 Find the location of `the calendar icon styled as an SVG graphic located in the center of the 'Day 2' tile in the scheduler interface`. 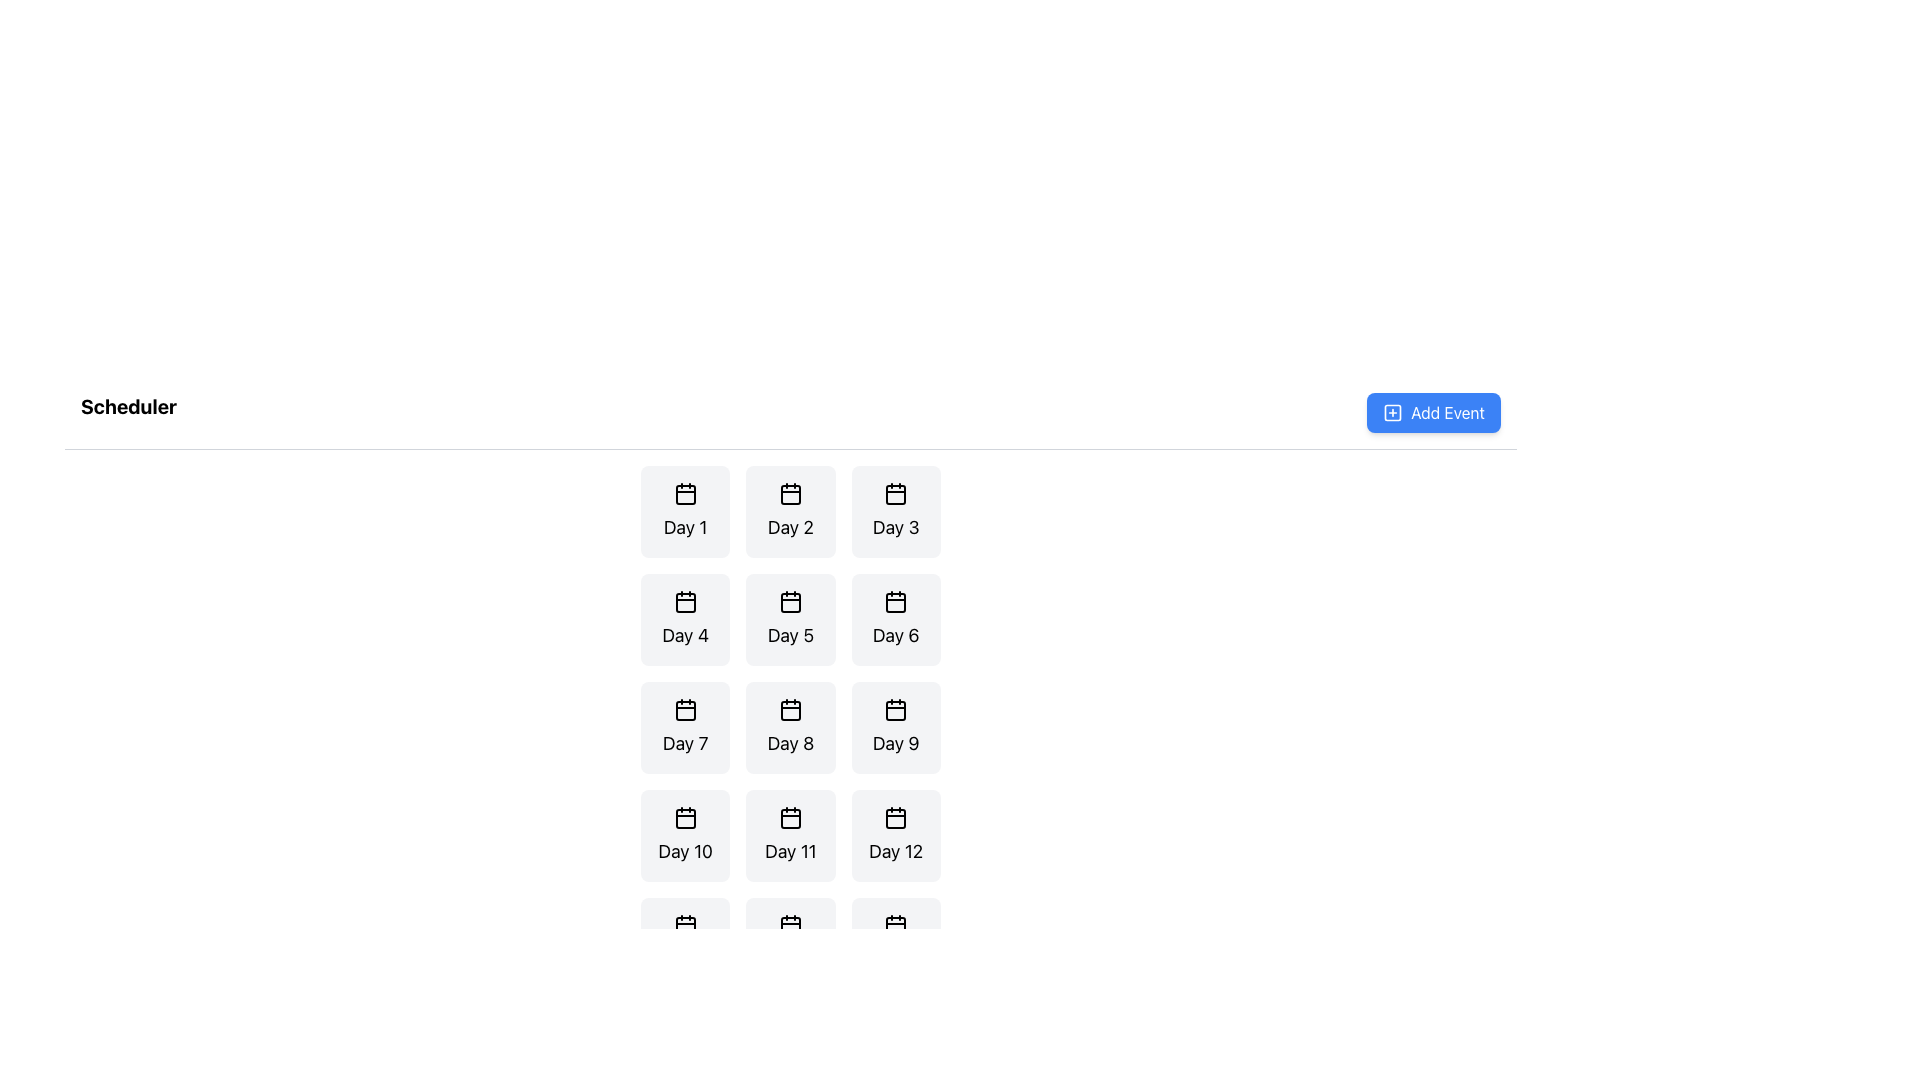

the calendar icon styled as an SVG graphic located in the center of the 'Day 2' tile in the scheduler interface is located at coordinates (790, 493).